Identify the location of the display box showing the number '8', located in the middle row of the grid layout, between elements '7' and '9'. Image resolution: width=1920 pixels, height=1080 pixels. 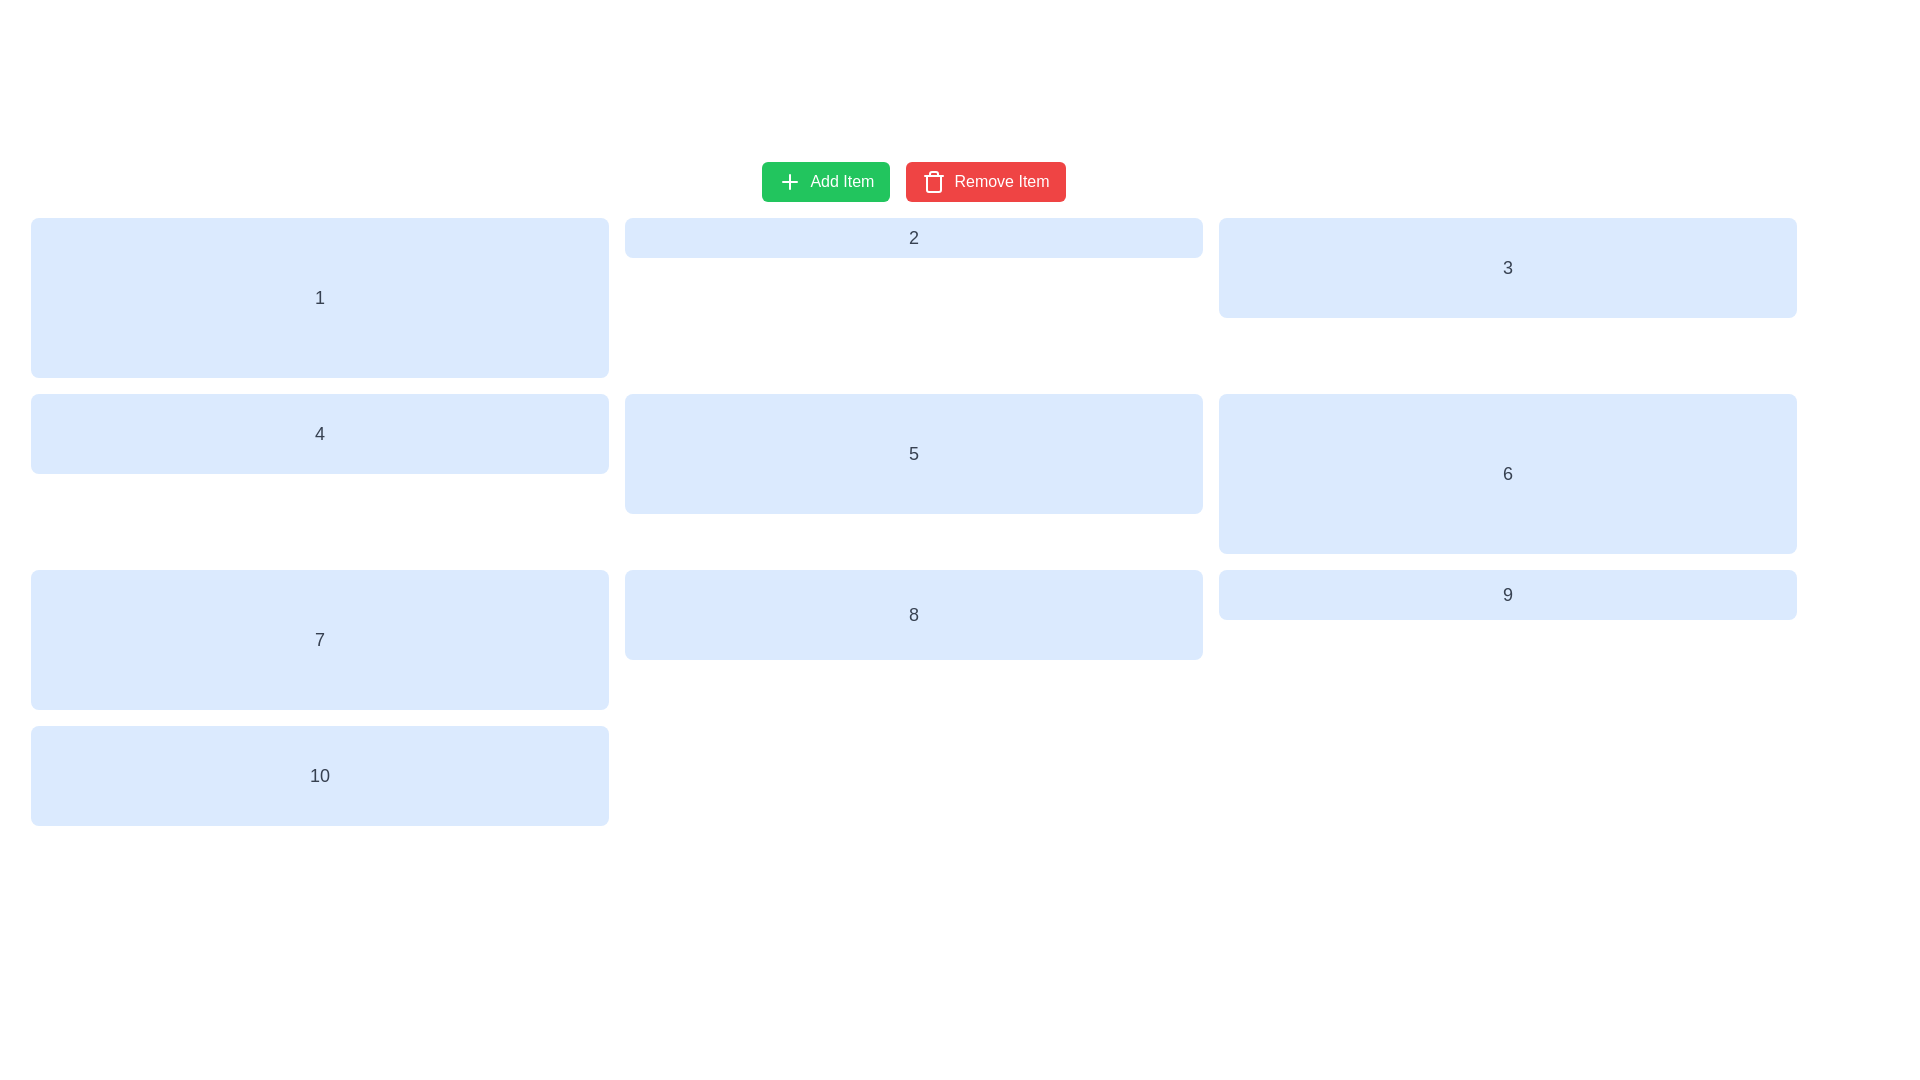
(912, 613).